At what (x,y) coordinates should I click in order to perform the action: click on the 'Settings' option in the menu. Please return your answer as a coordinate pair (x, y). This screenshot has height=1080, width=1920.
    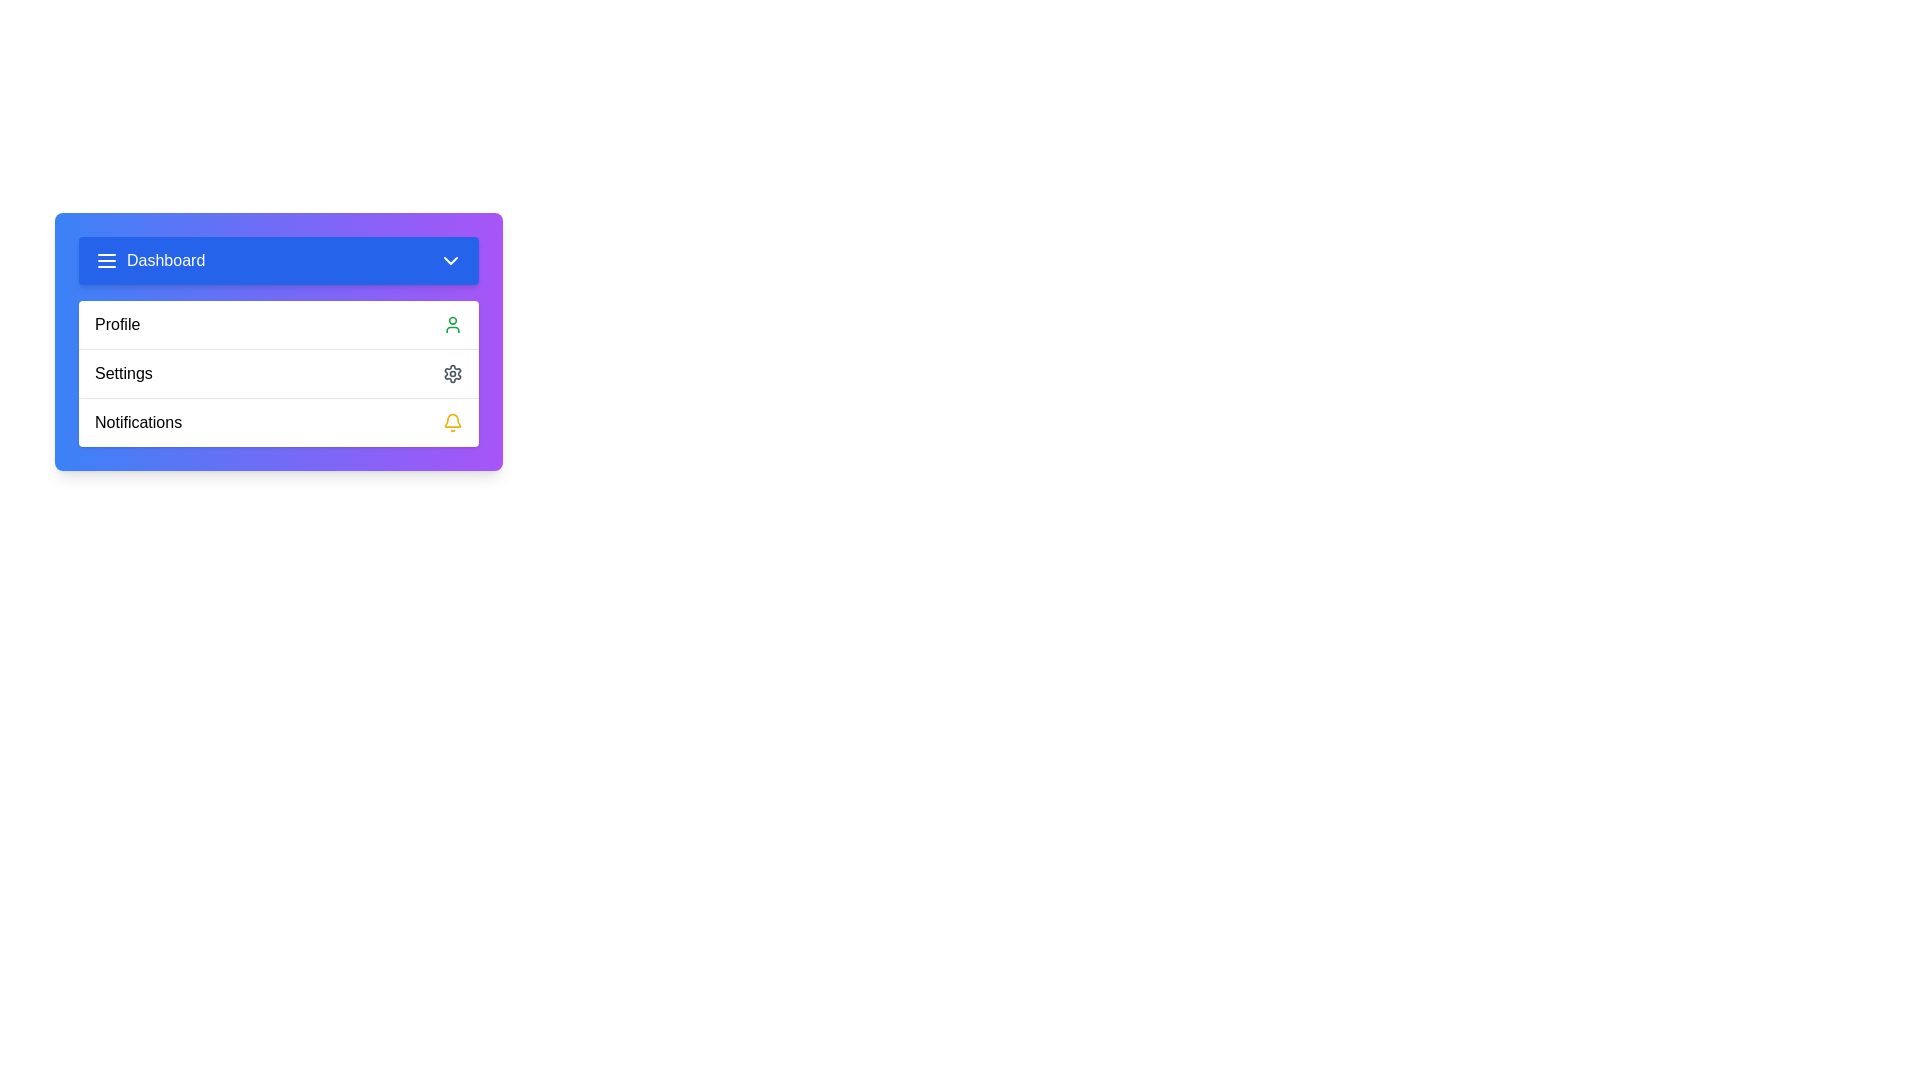
    Looking at the image, I should click on (277, 373).